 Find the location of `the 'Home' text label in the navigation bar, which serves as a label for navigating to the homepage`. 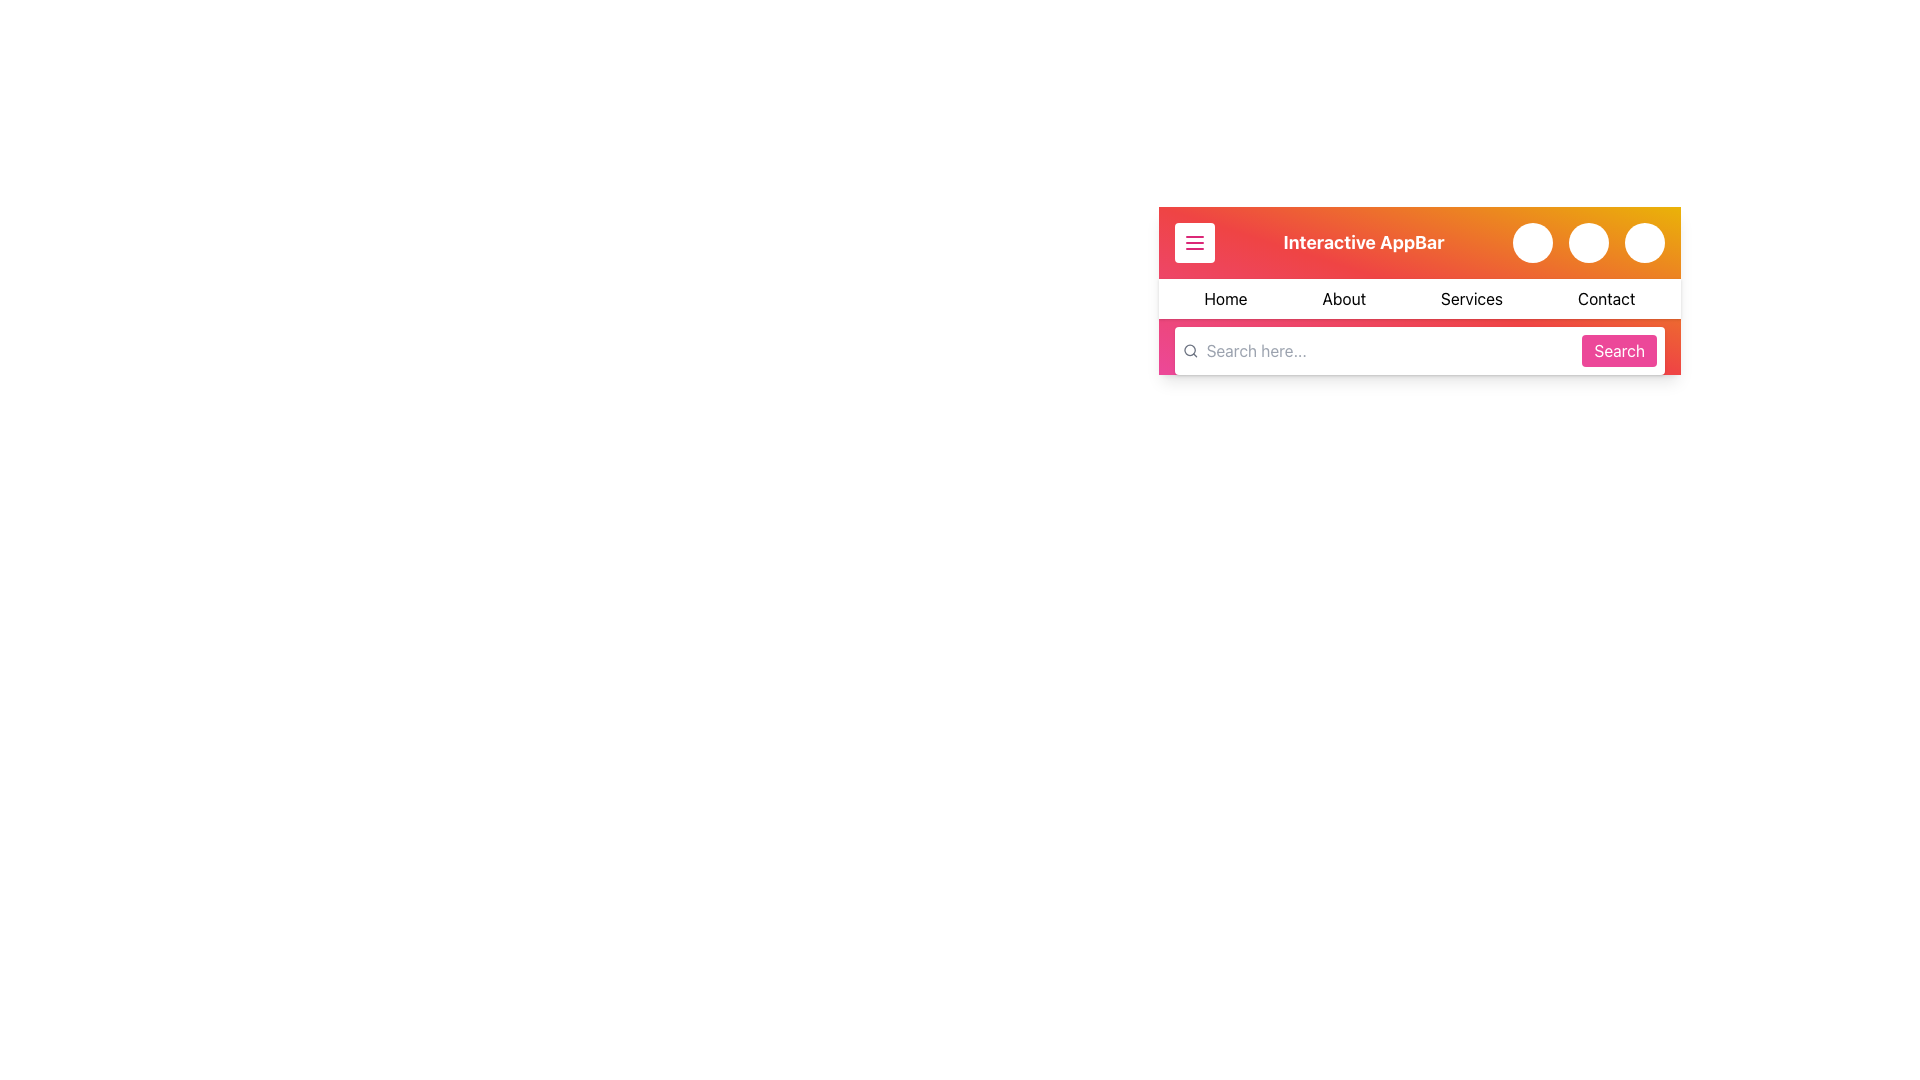

the 'Home' text label in the navigation bar, which serves as a label for navigating to the homepage is located at coordinates (1224, 299).